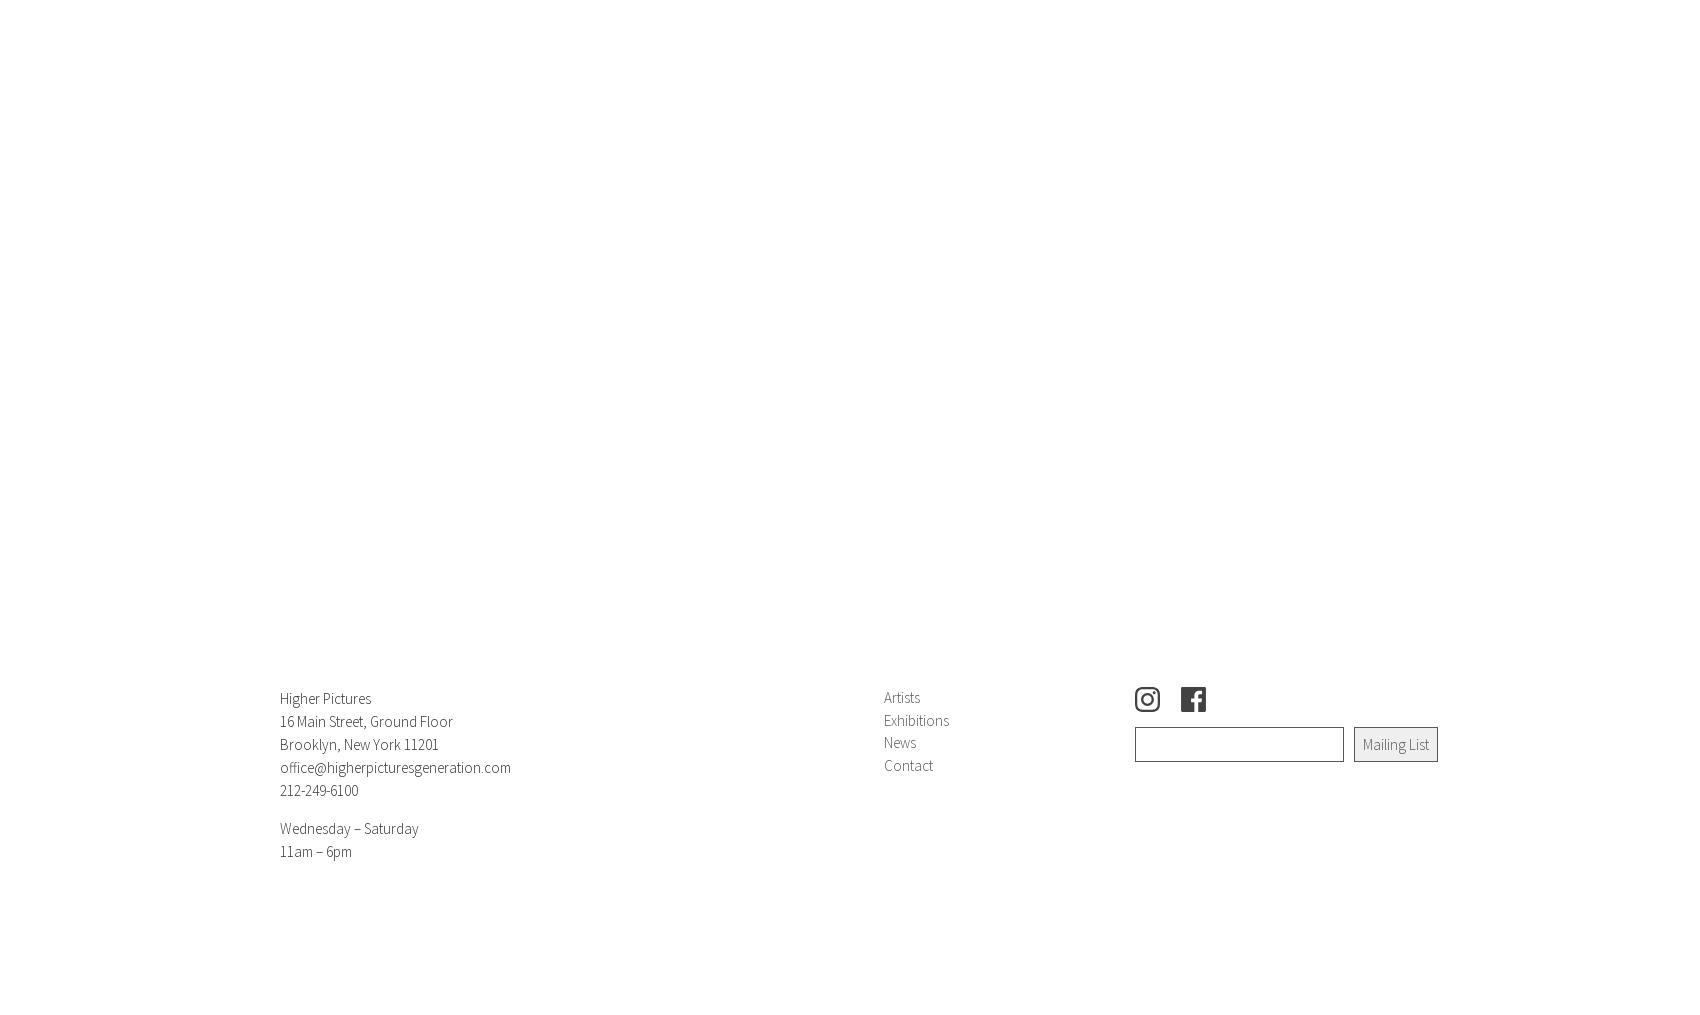 The width and height of the screenshot is (1700, 1015). I want to click on 'Exhibitions', so click(882, 719).